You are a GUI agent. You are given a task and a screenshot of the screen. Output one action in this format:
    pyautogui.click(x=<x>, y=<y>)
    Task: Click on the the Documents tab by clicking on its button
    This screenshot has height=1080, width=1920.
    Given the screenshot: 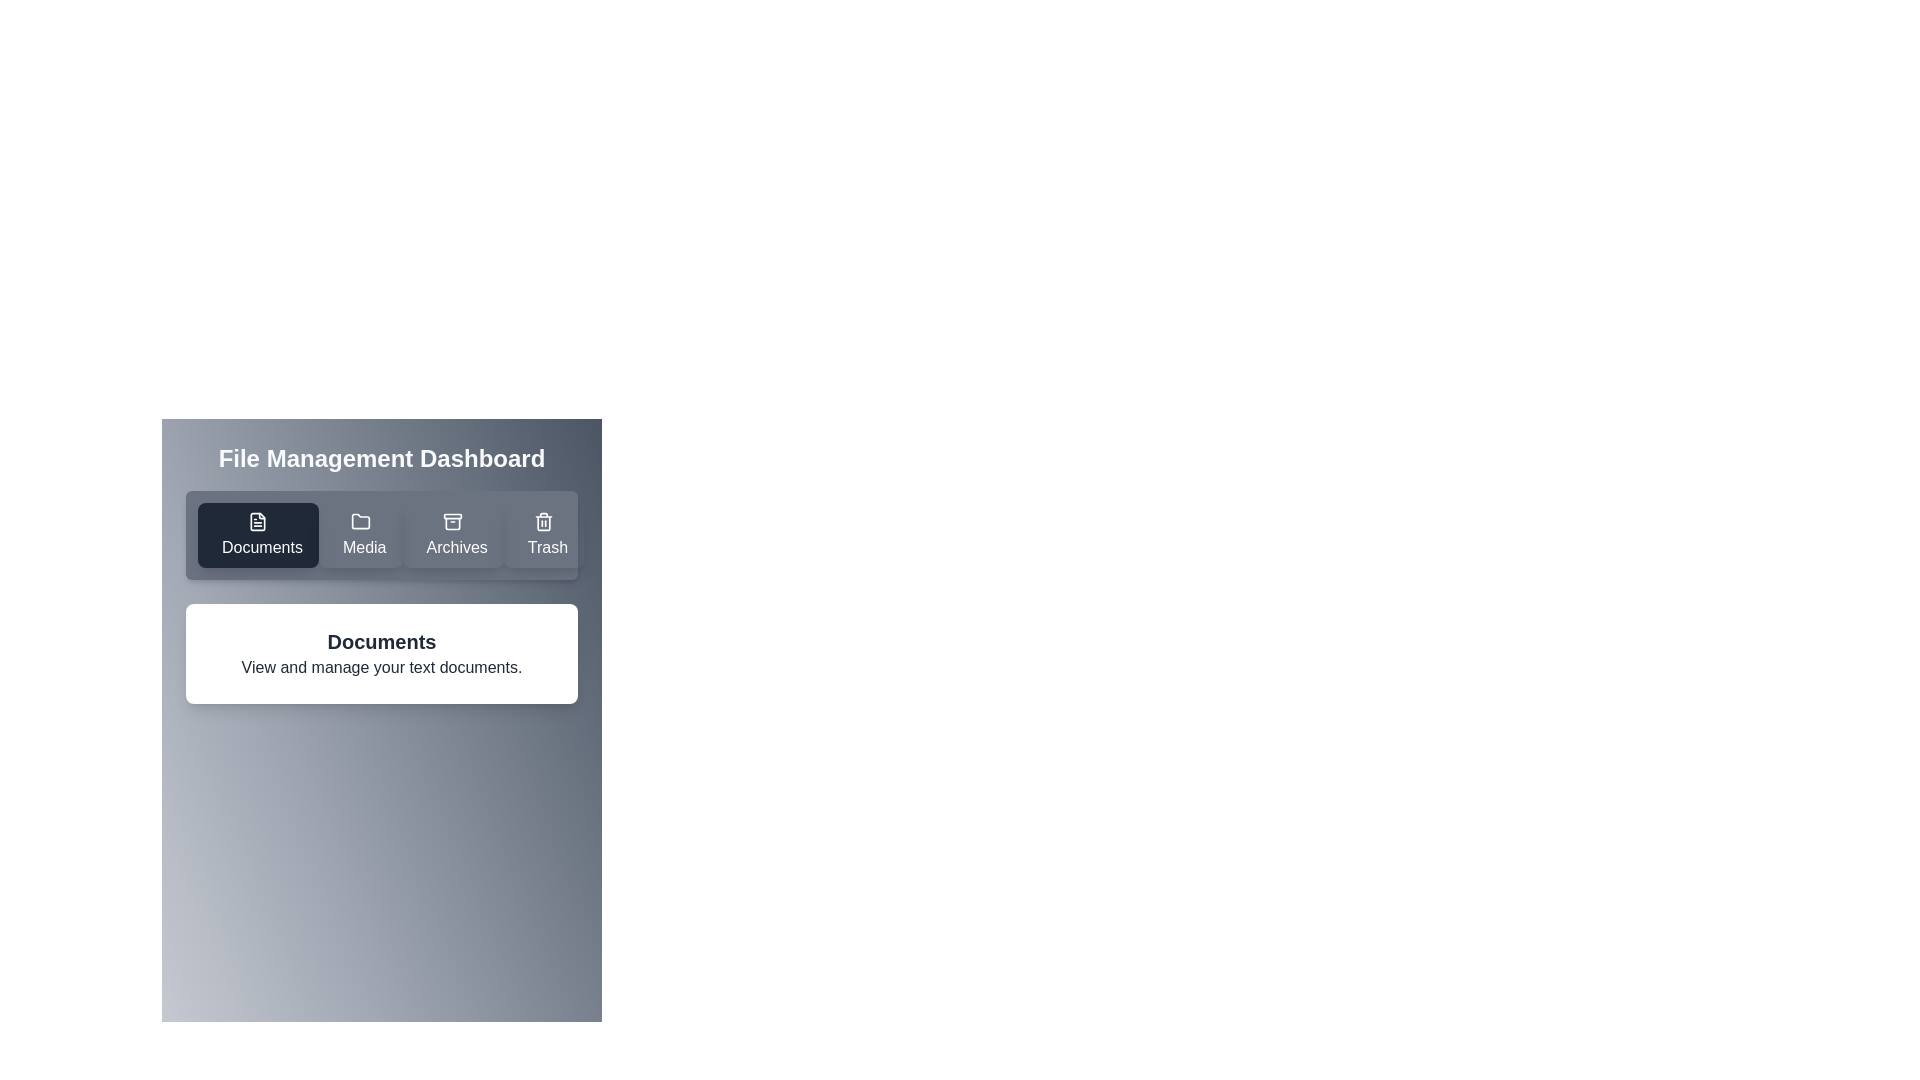 What is the action you would take?
    pyautogui.click(x=257, y=534)
    